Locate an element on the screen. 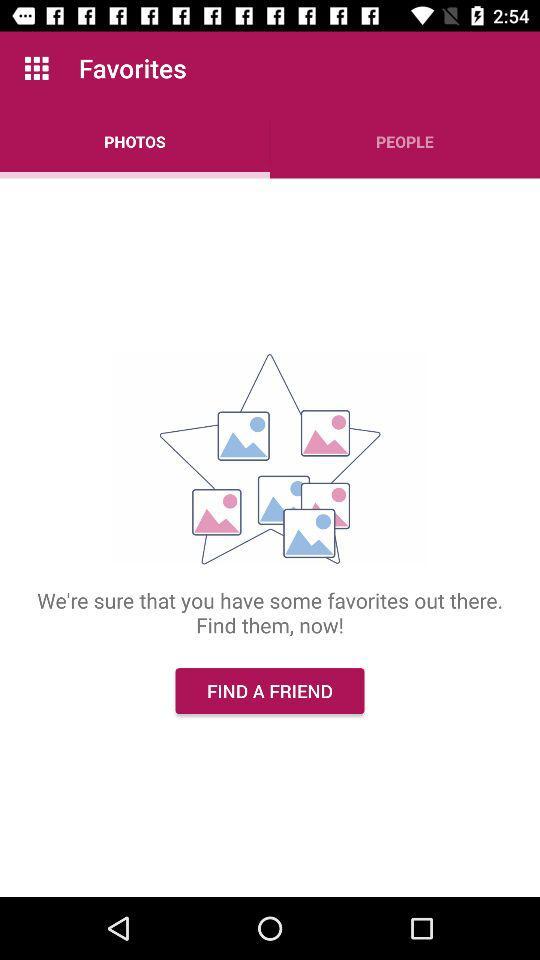 This screenshot has width=540, height=960. the photos app is located at coordinates (135, 140).